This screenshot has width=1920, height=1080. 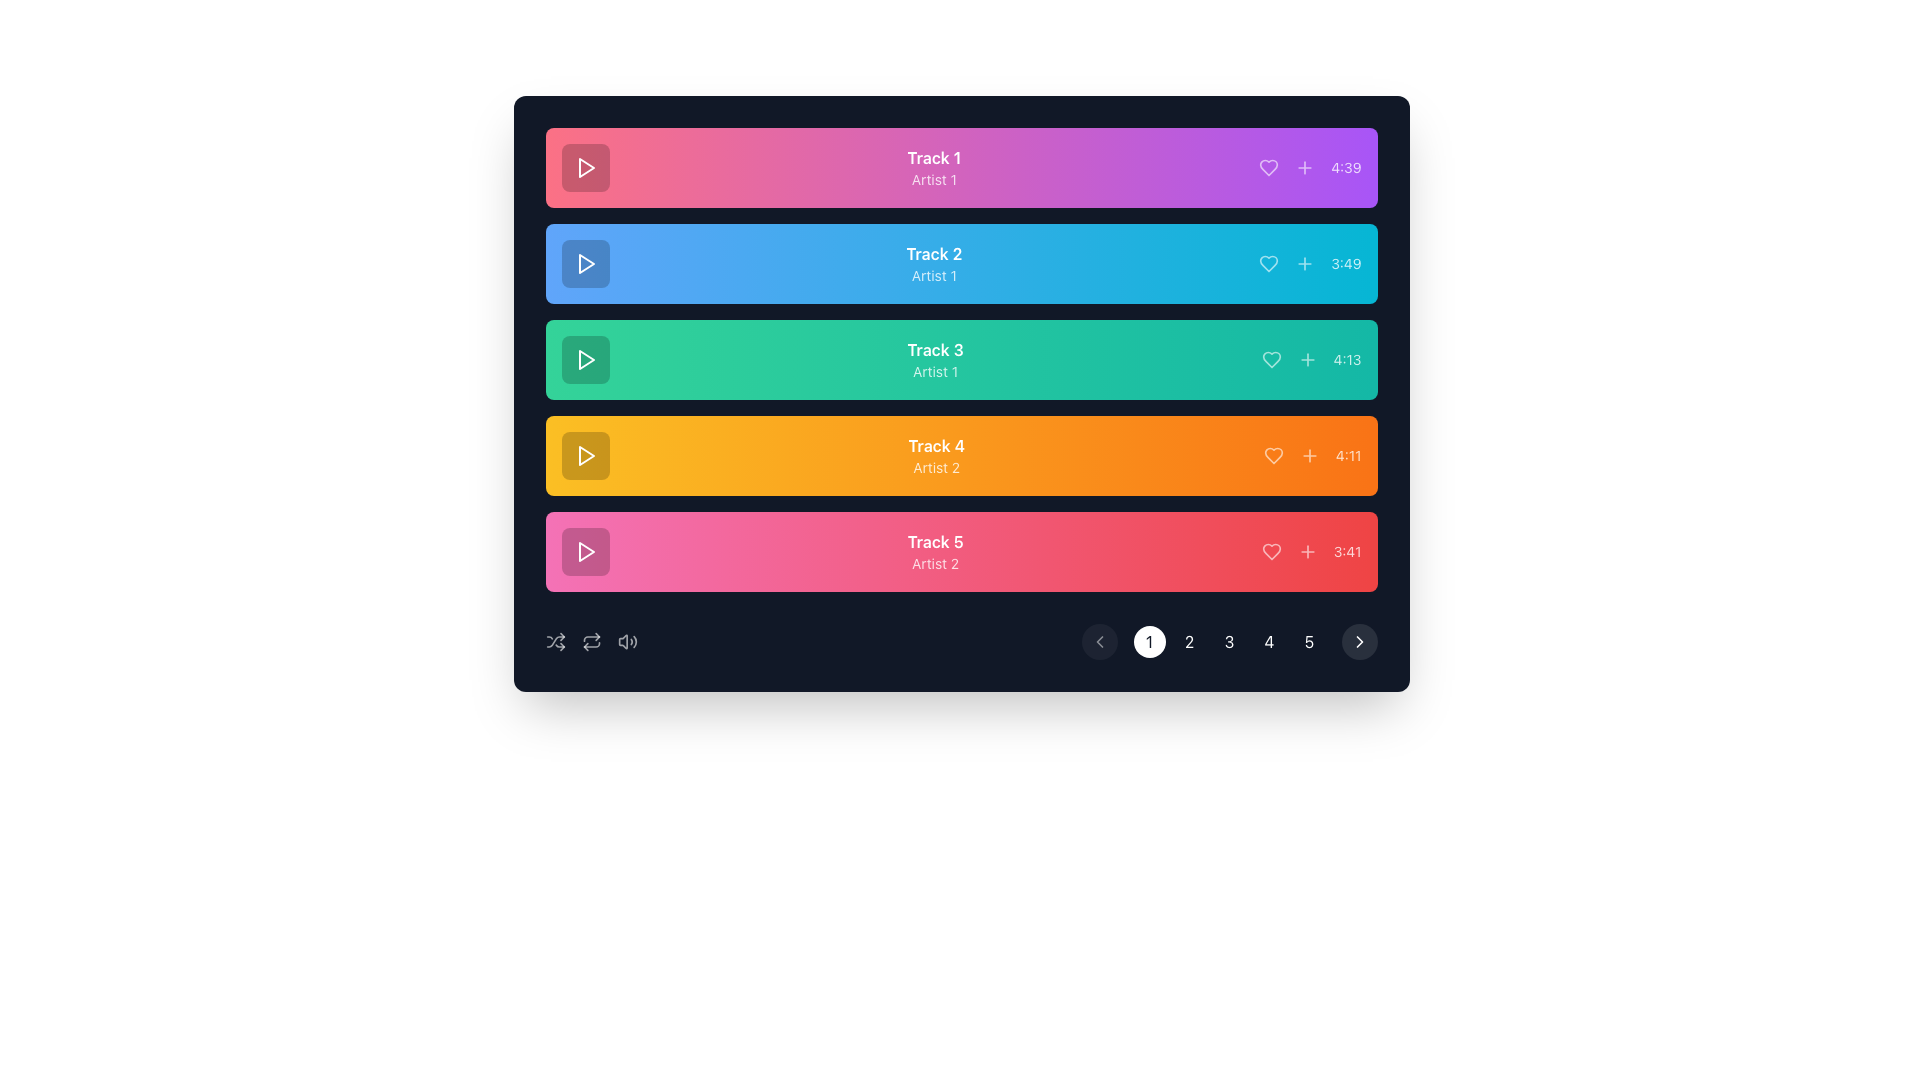 What do you see at coordinates (584, 358) in the screenshot?
I see `the green rounded square play button with a white triangle icon to play the track in the 'Track 3' row` at bounding box center [584, 358].